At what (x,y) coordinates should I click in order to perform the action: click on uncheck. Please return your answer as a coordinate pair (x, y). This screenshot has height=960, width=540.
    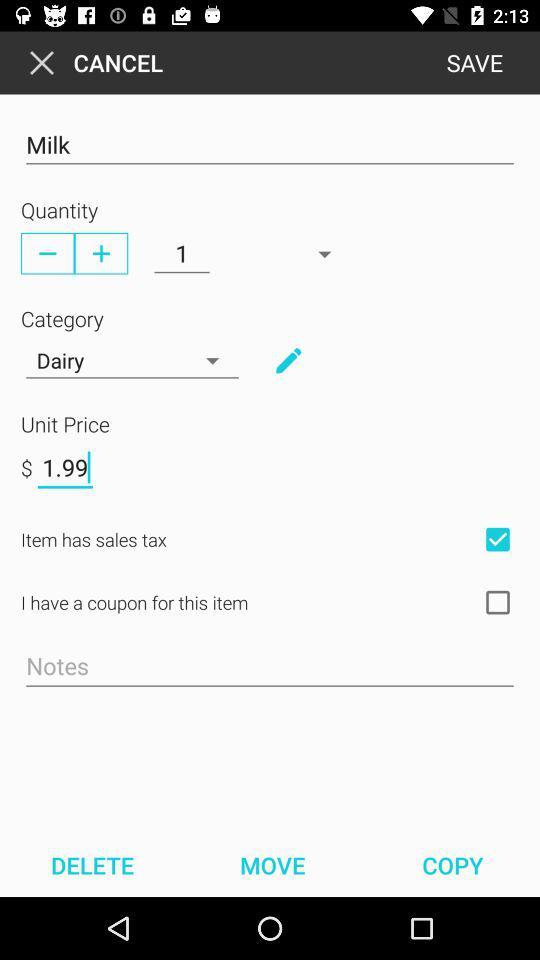
    Looking at the image, I should click on (496, 538).